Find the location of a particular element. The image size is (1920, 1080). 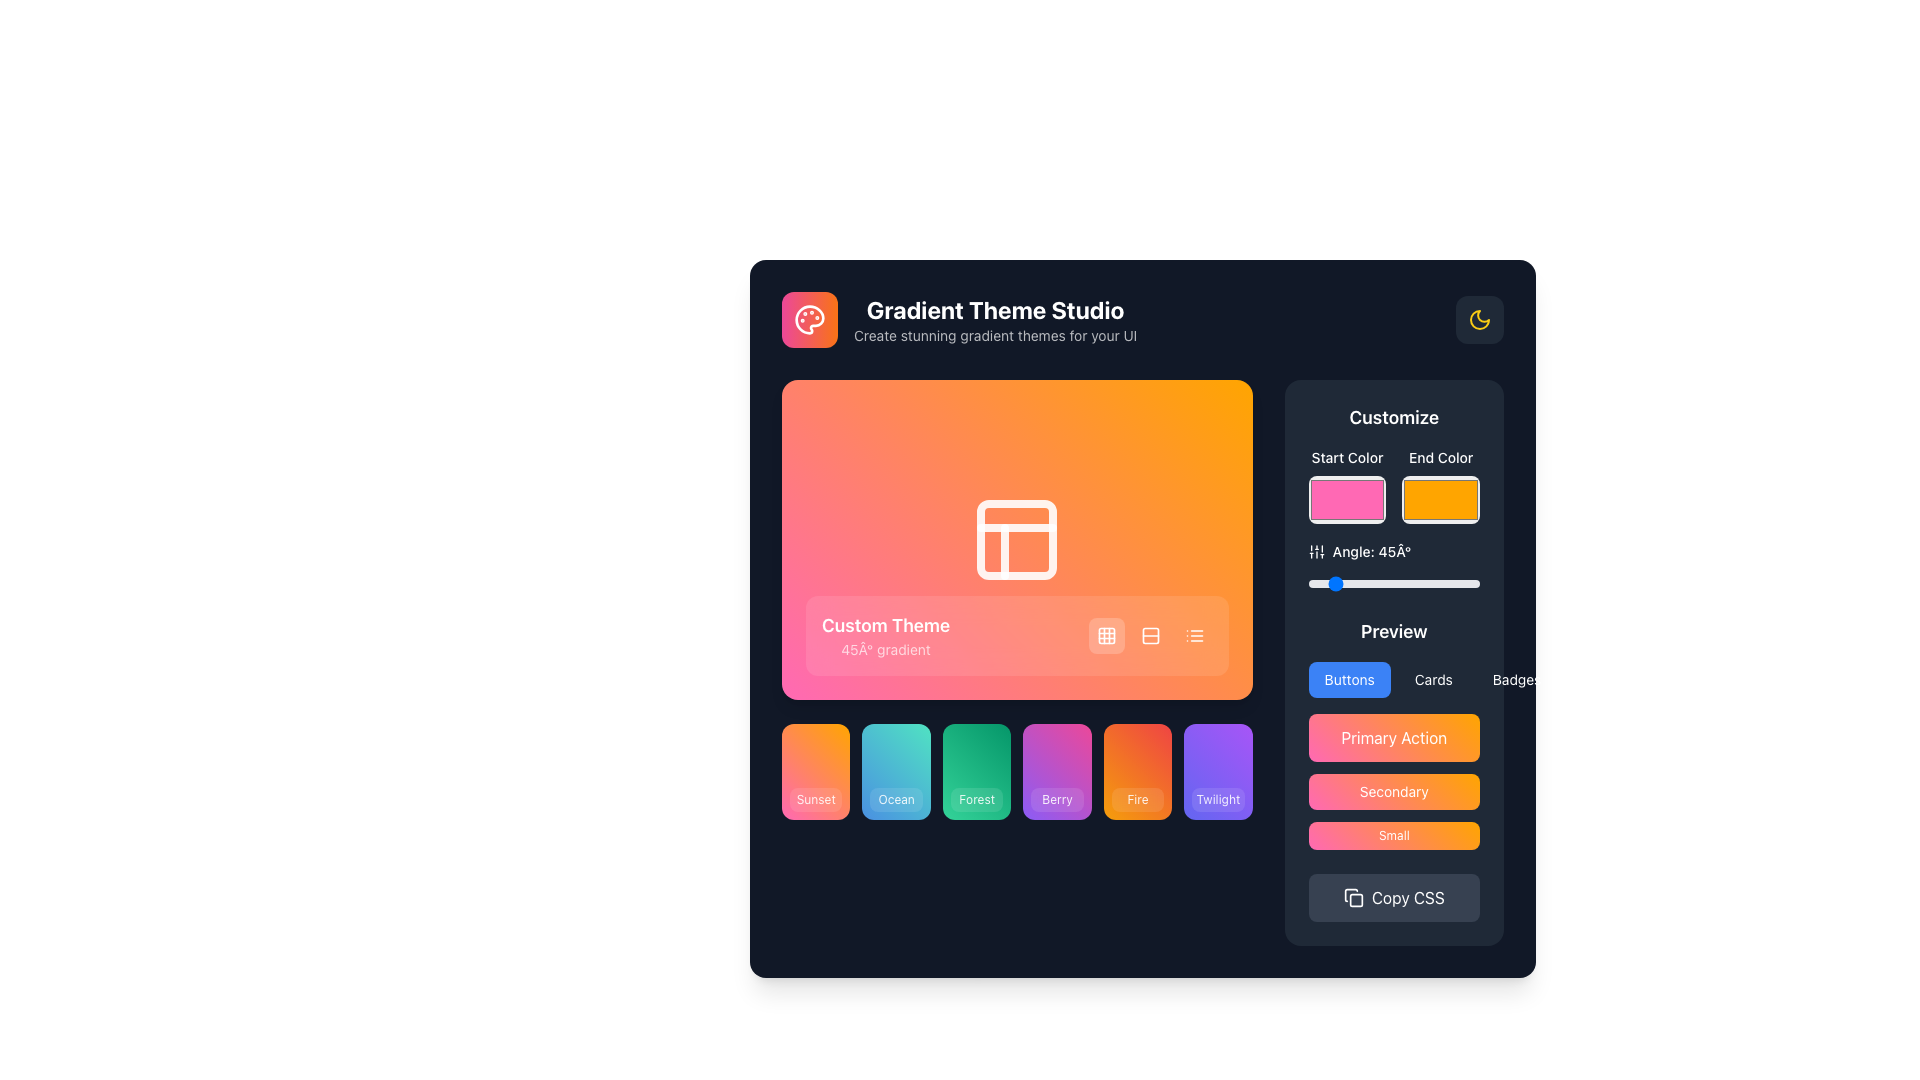

the Header with subtitle for the 'Gradient Theme Studio' section is located at coordinates (995, 319).